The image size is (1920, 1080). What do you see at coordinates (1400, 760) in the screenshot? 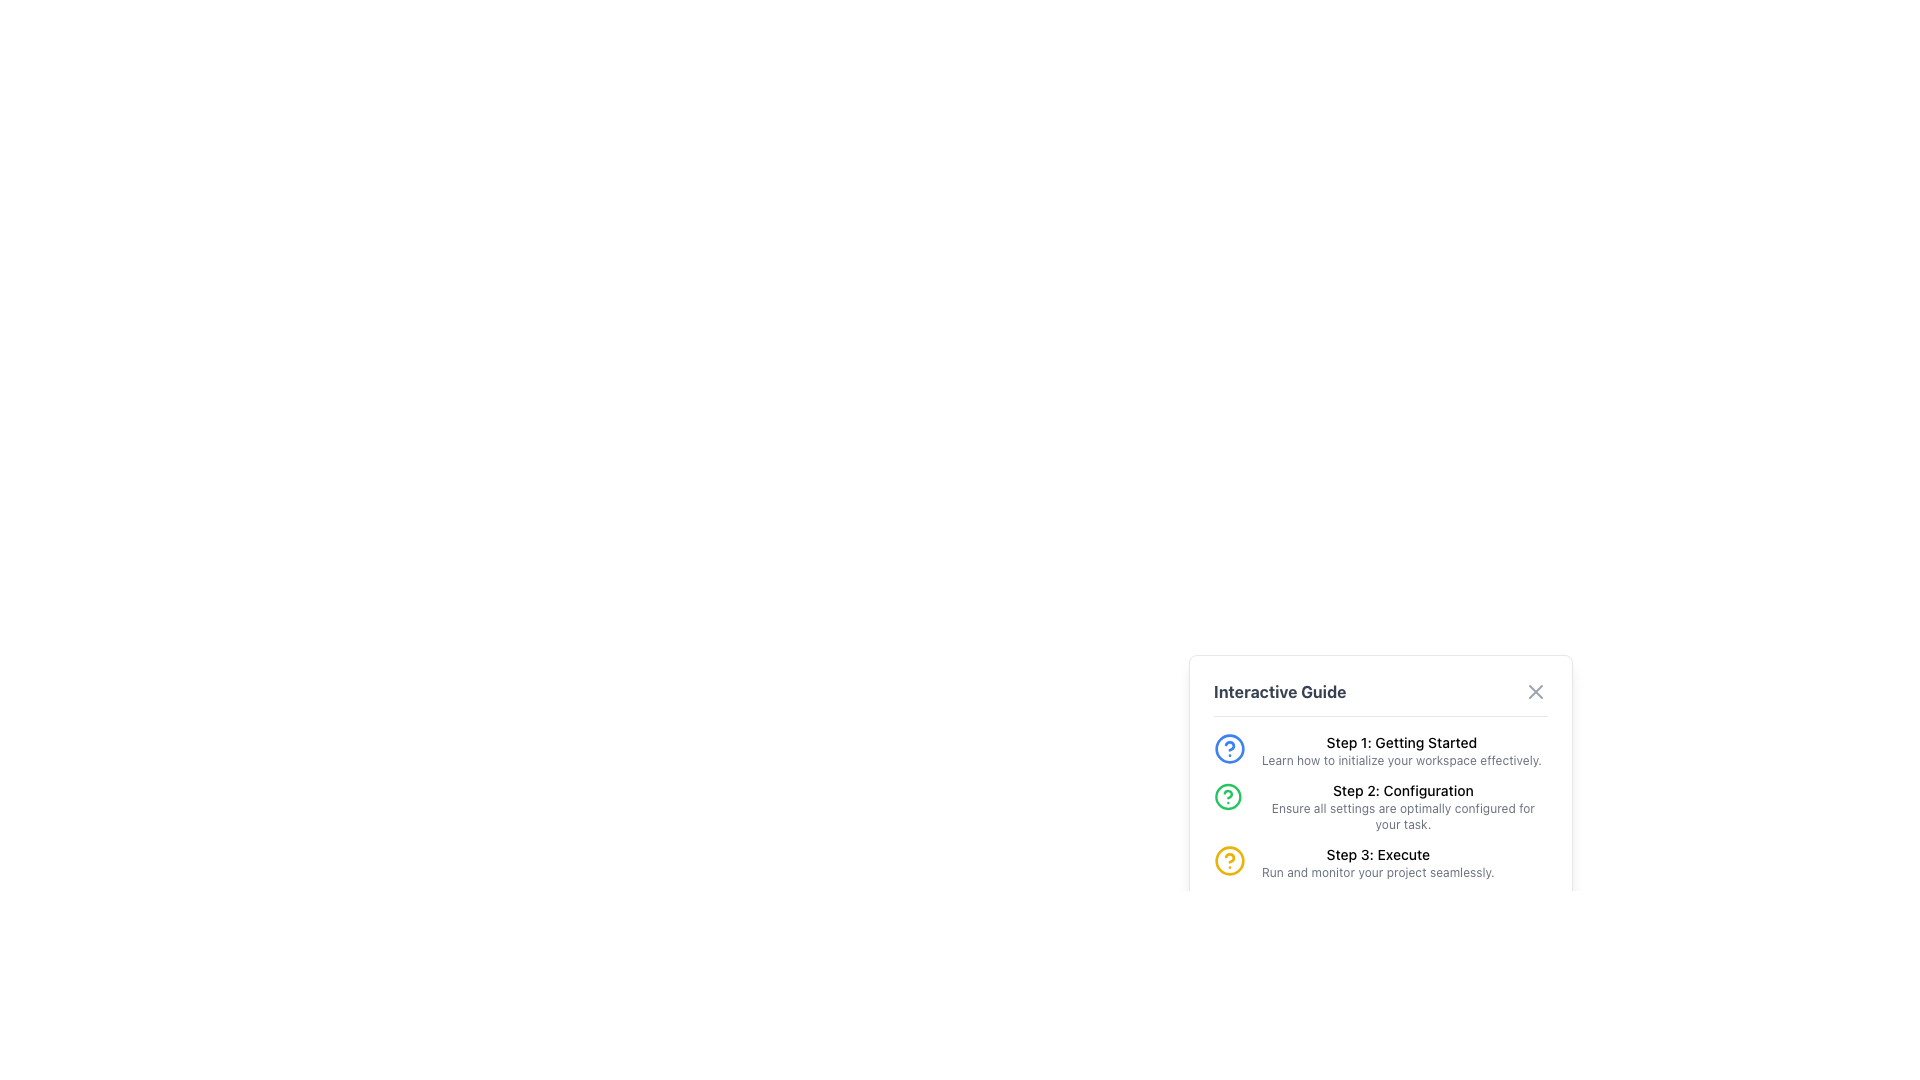
I see `the description text for 'Step 1: Getting Started' in the interactive guide, which provides guidance for initializing the workspace` at bounding box center [1400, 760].